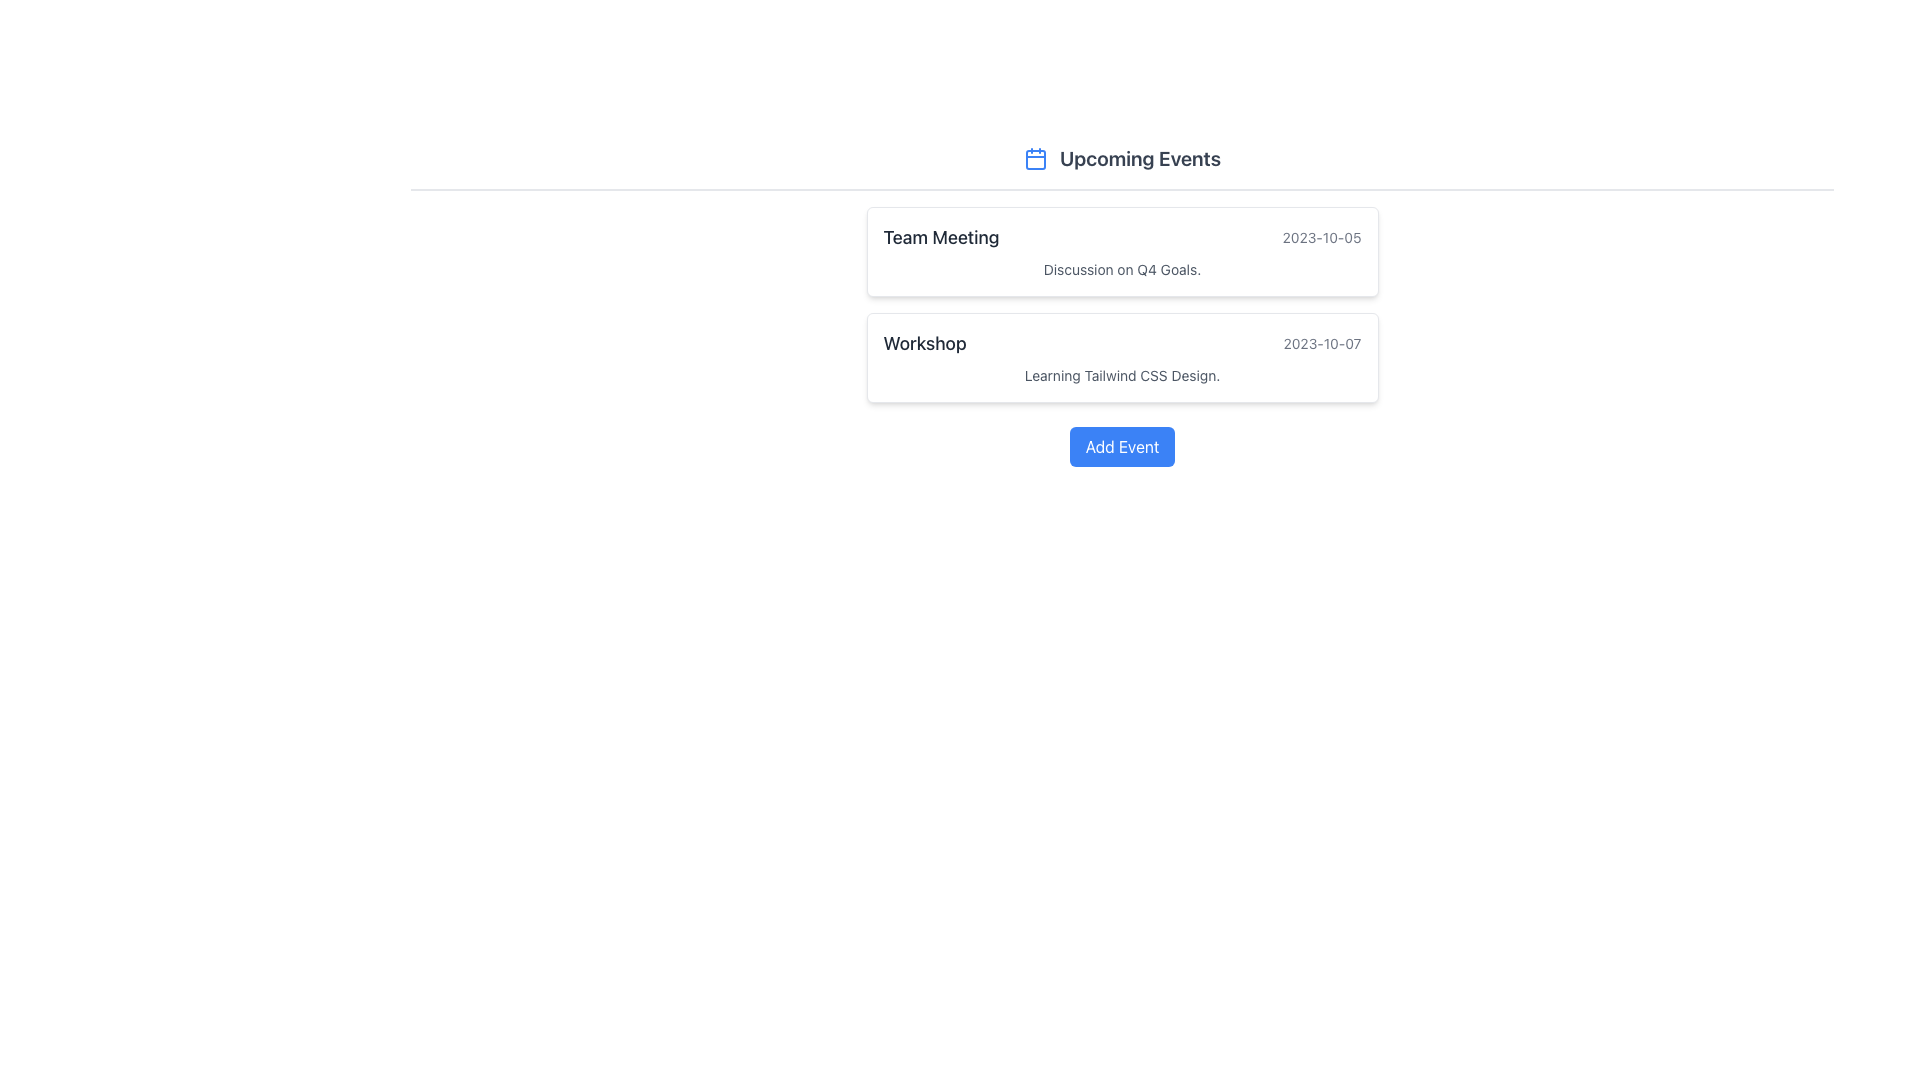 The height and width of the screenshot is (1080, 1920). What do you see at coordinates (1321, 237) in the screenshot?
I see `the Text Display that shows the date for the 'Team Meeting' event, located in the top-right corner of the event card` at bounding box center [1321, 237].